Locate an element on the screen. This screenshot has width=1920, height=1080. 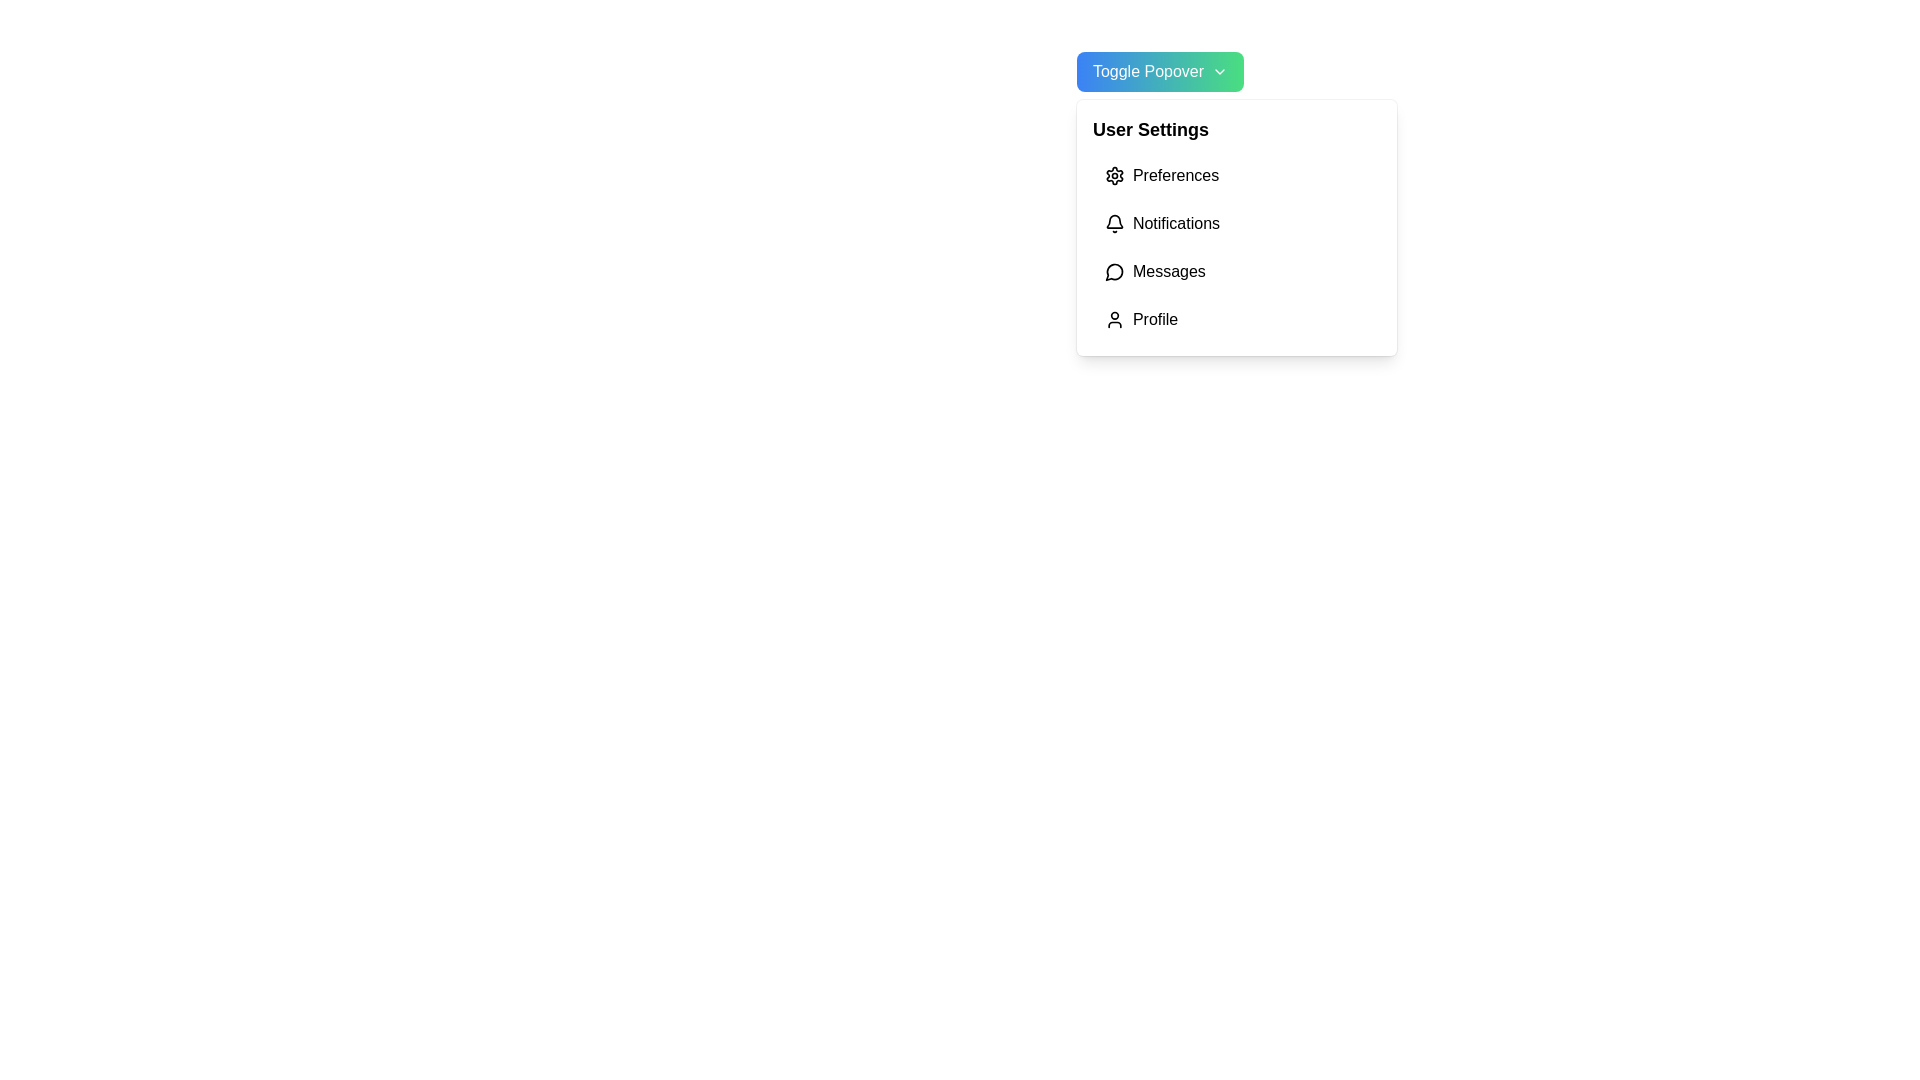
the first item in the vertical list under 'User Settings' is located at coordinates (1235, 175).